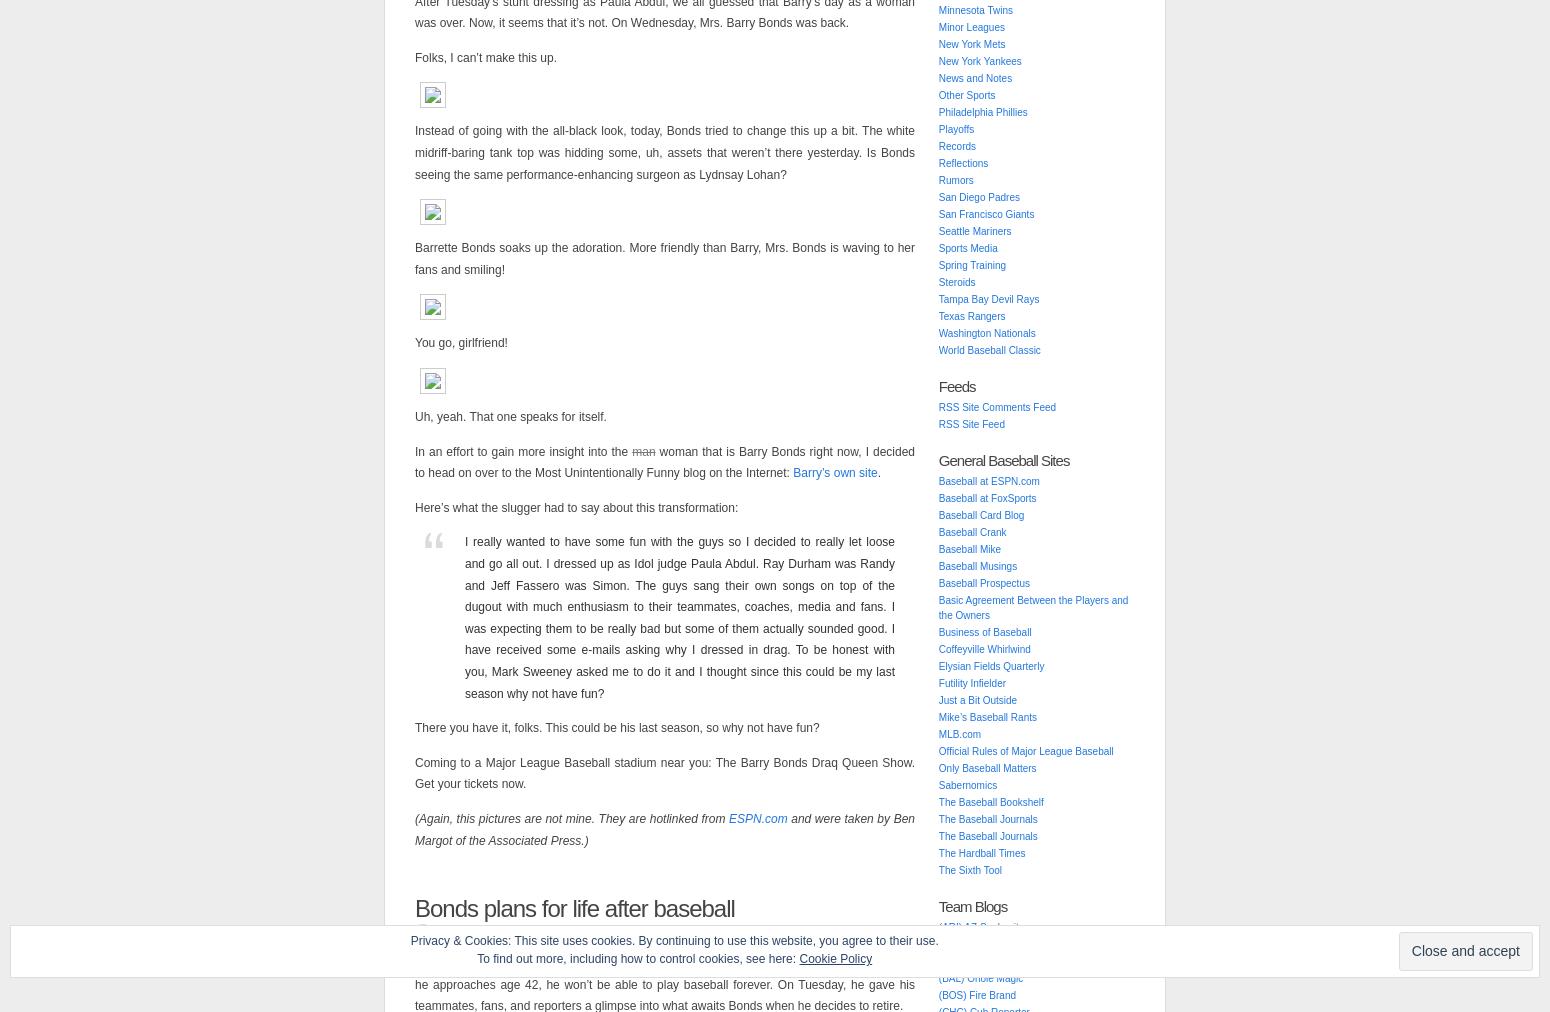  Describe the element at coordinates (987, 481) in the screenshot. I see `'Baseball at ESPN.com'` at that location.